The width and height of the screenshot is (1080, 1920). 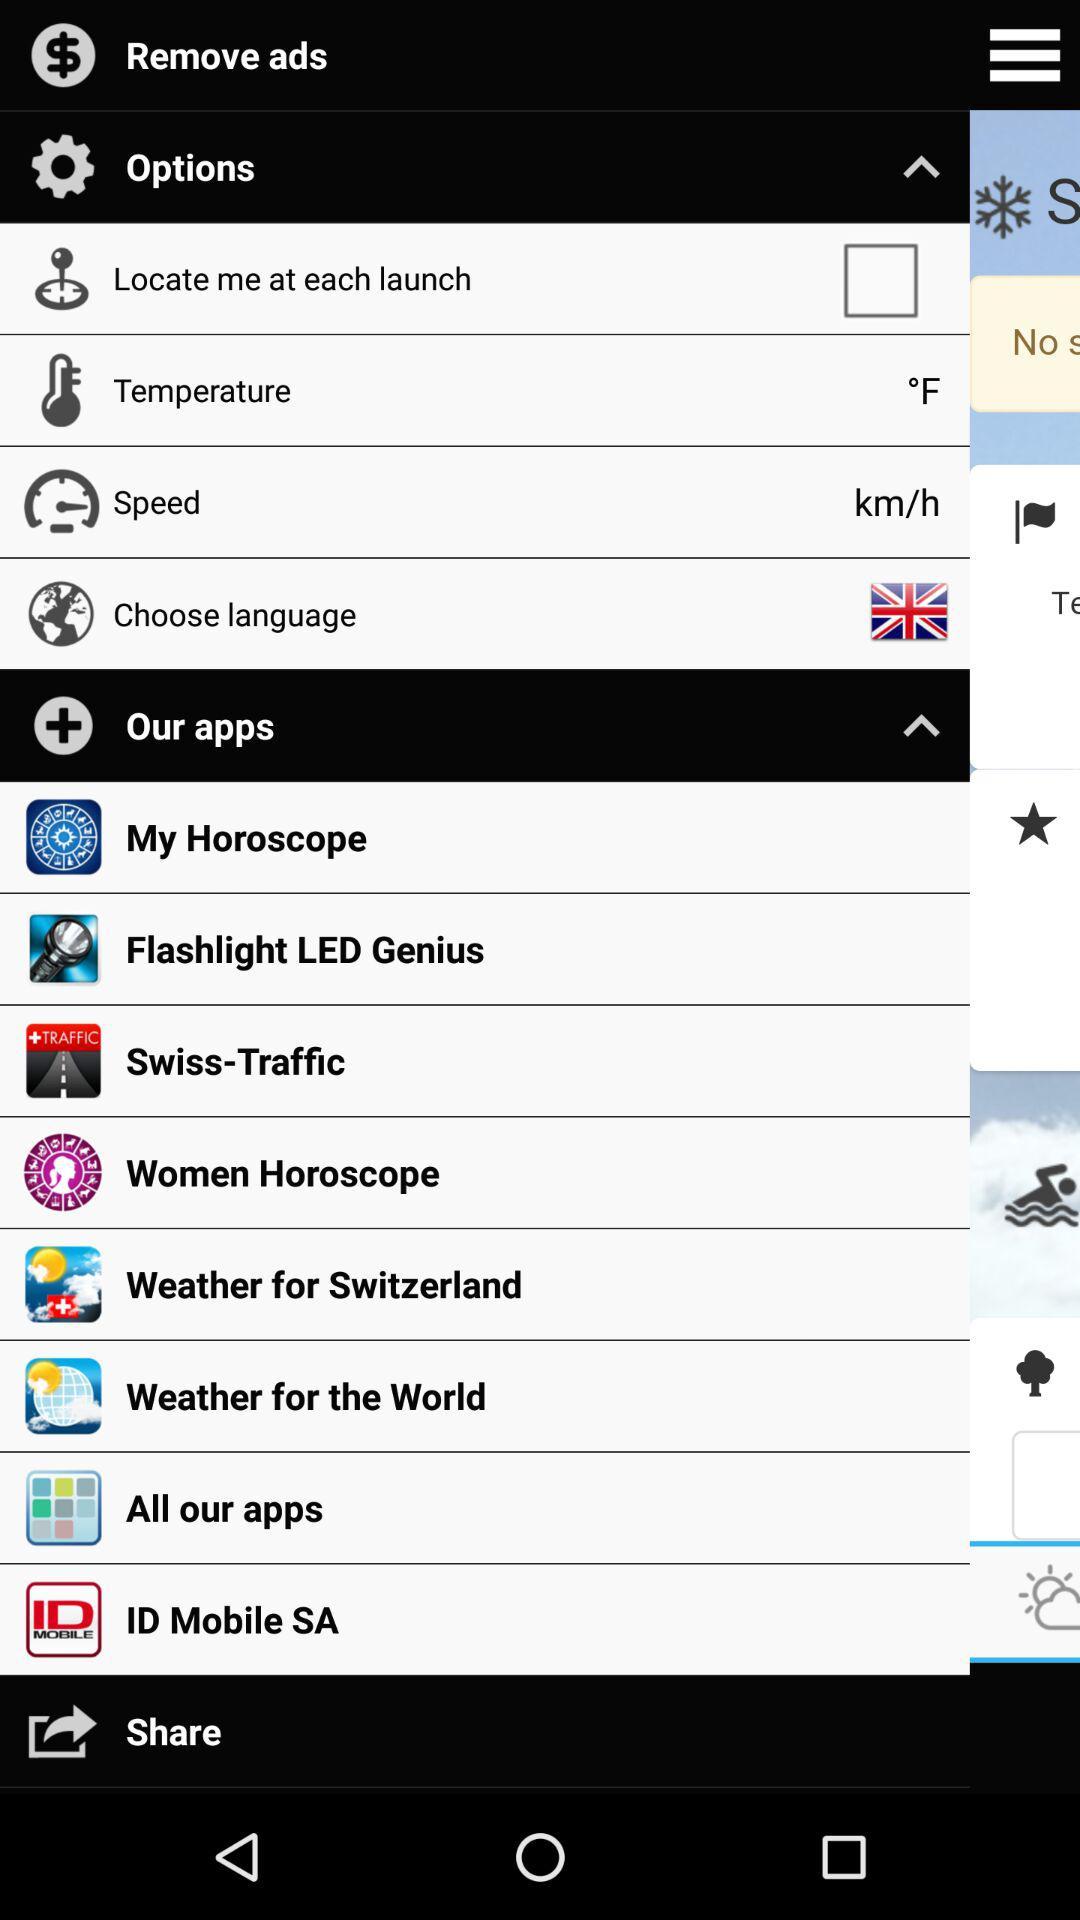 I want to click on automatic location, so click(x=889, y=277).